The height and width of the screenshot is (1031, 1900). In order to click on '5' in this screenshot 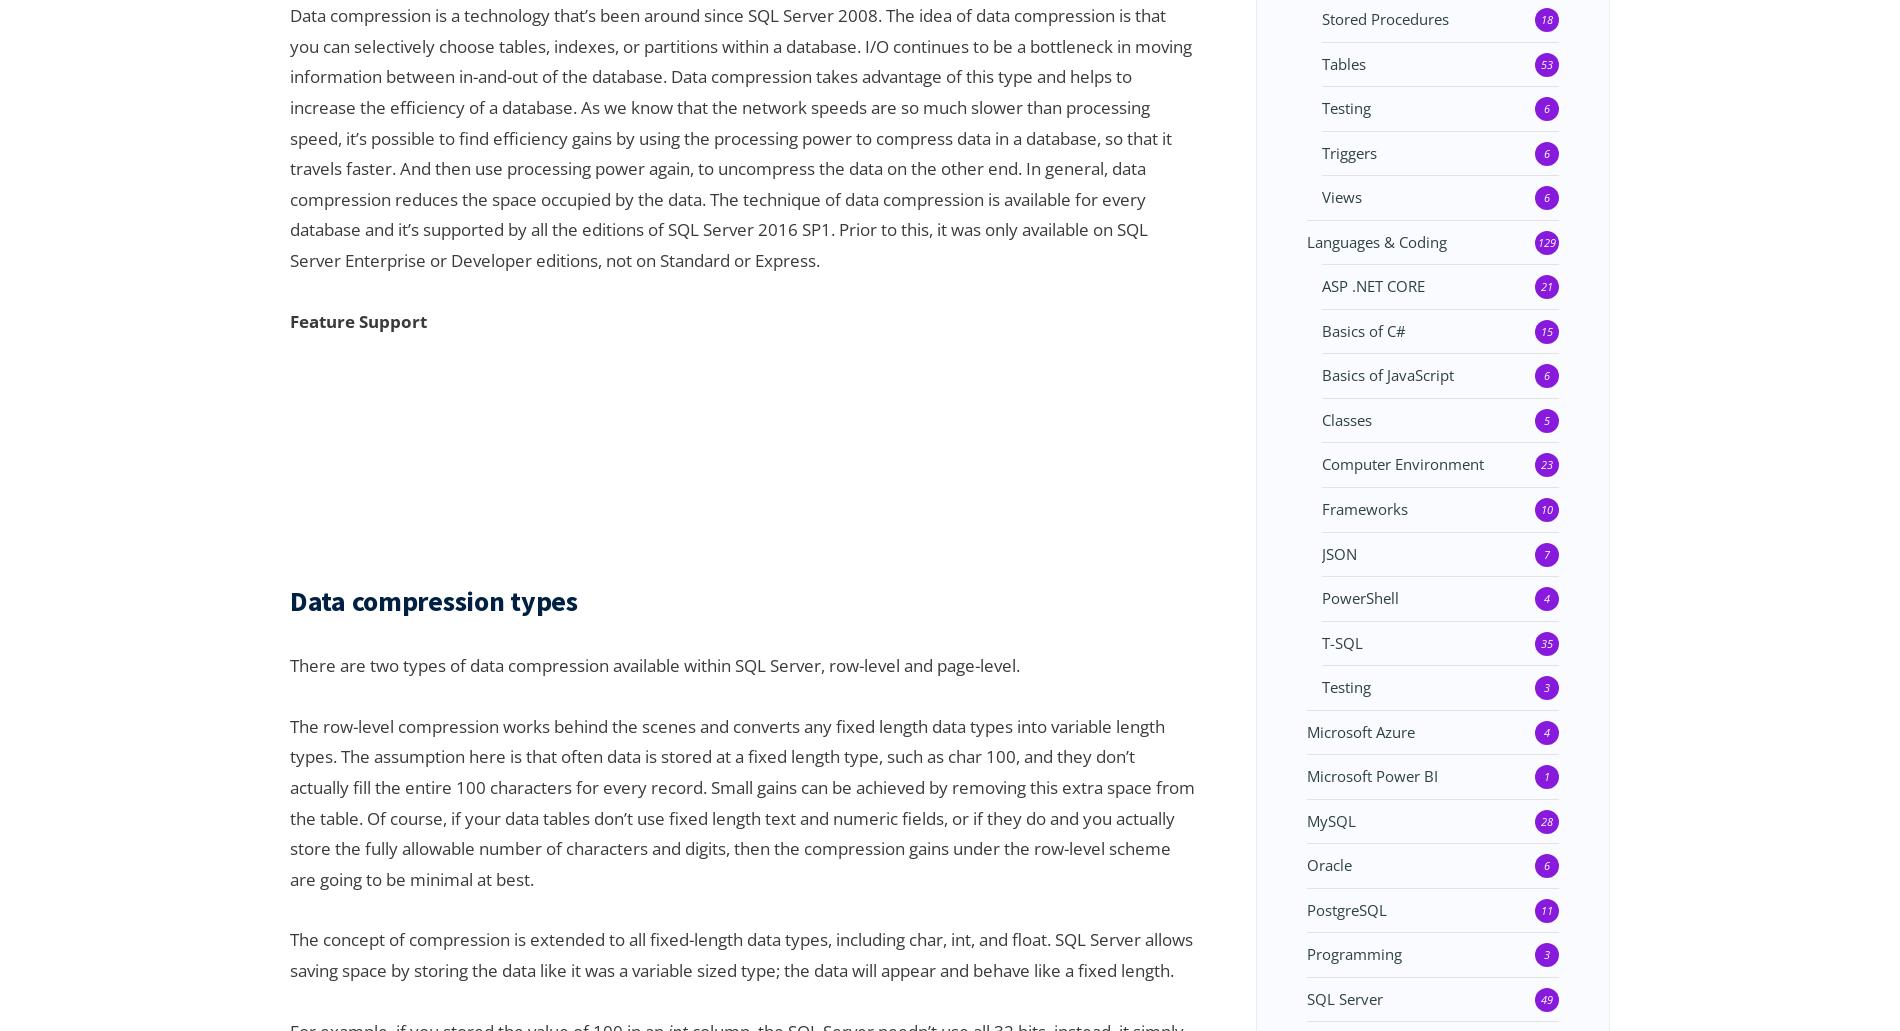, I will do `click(1546, 419)`.